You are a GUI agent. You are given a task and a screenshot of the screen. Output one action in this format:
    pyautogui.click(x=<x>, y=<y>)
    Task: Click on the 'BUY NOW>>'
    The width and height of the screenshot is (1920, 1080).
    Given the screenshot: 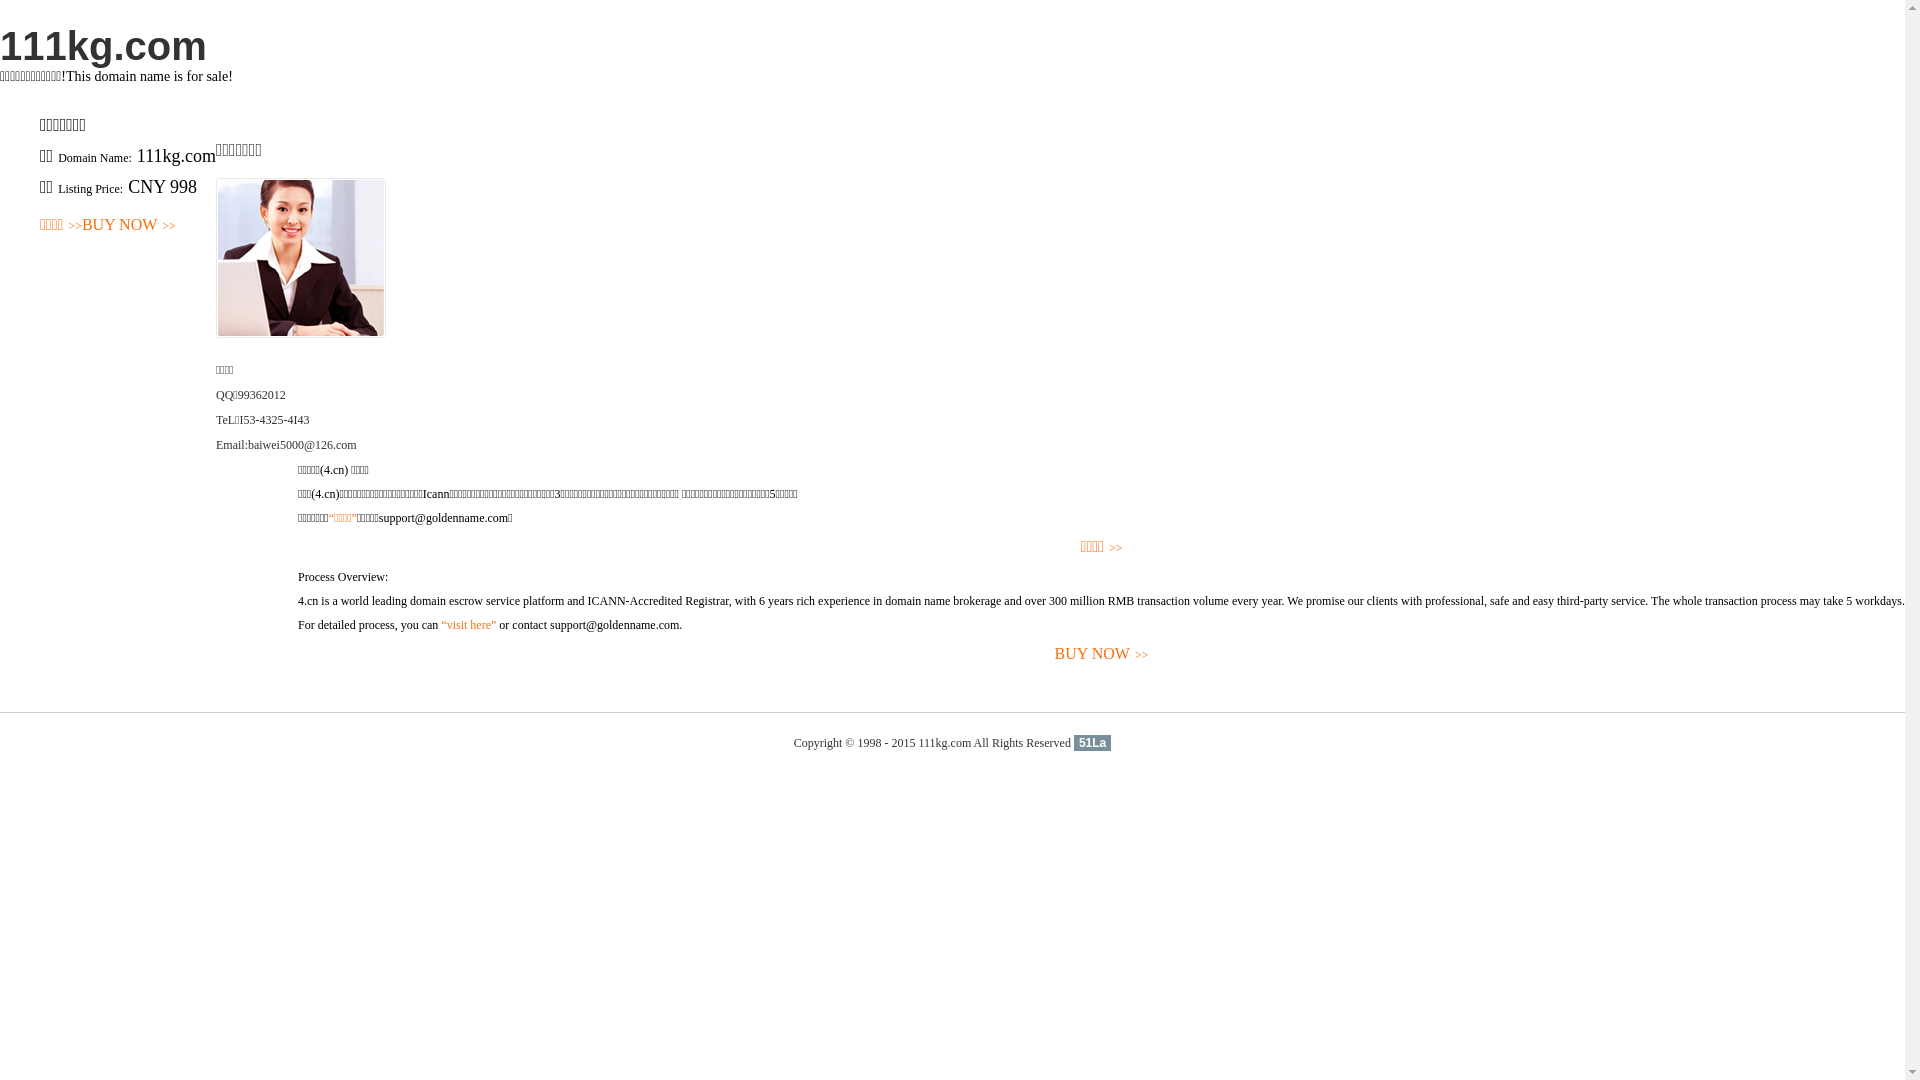 What is the action you would take?
    pyautogui.click(x=80, y=225)
    